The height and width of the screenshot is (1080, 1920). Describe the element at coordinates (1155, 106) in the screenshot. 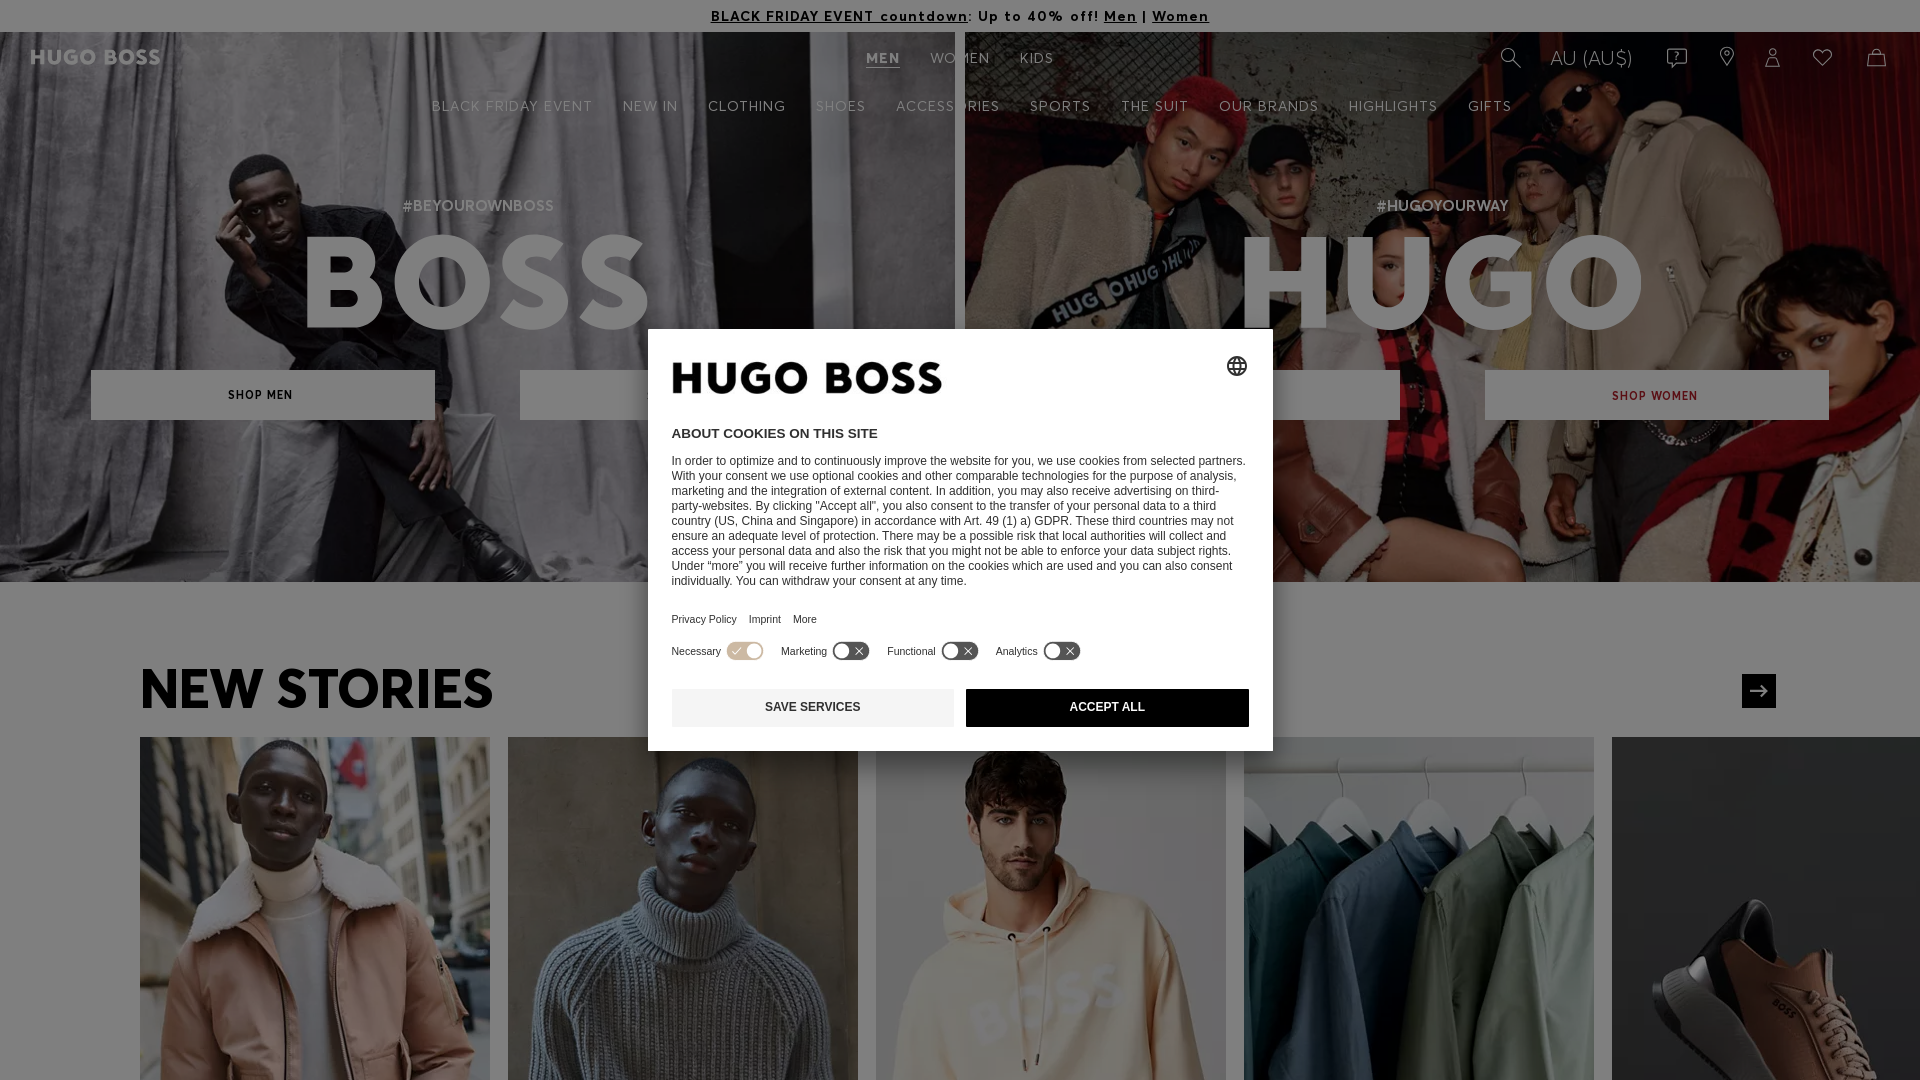

I see `'THE SUIT'` at that location.